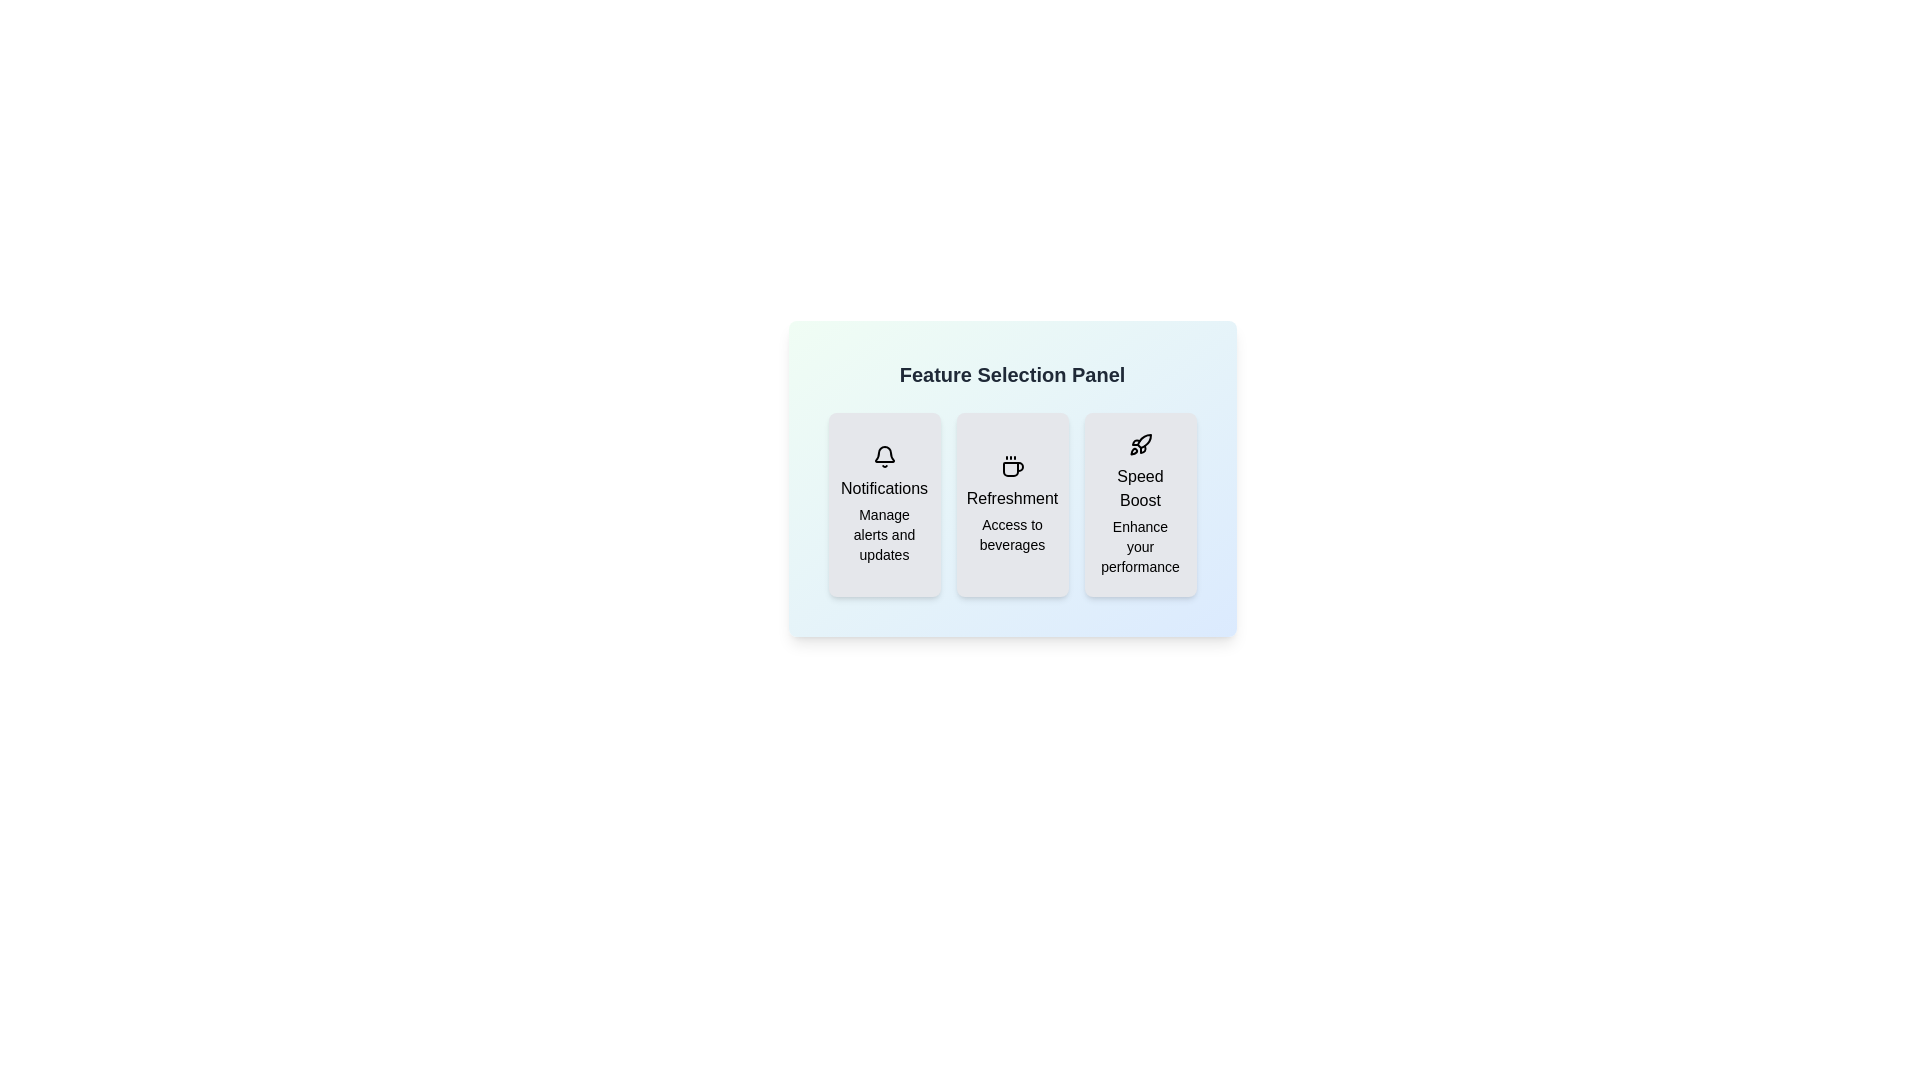 Image resolution: width=1920 pixels, height=1080 pixels. I want to click on the feature Refreshment by clicking its button, so click(1012, 504).